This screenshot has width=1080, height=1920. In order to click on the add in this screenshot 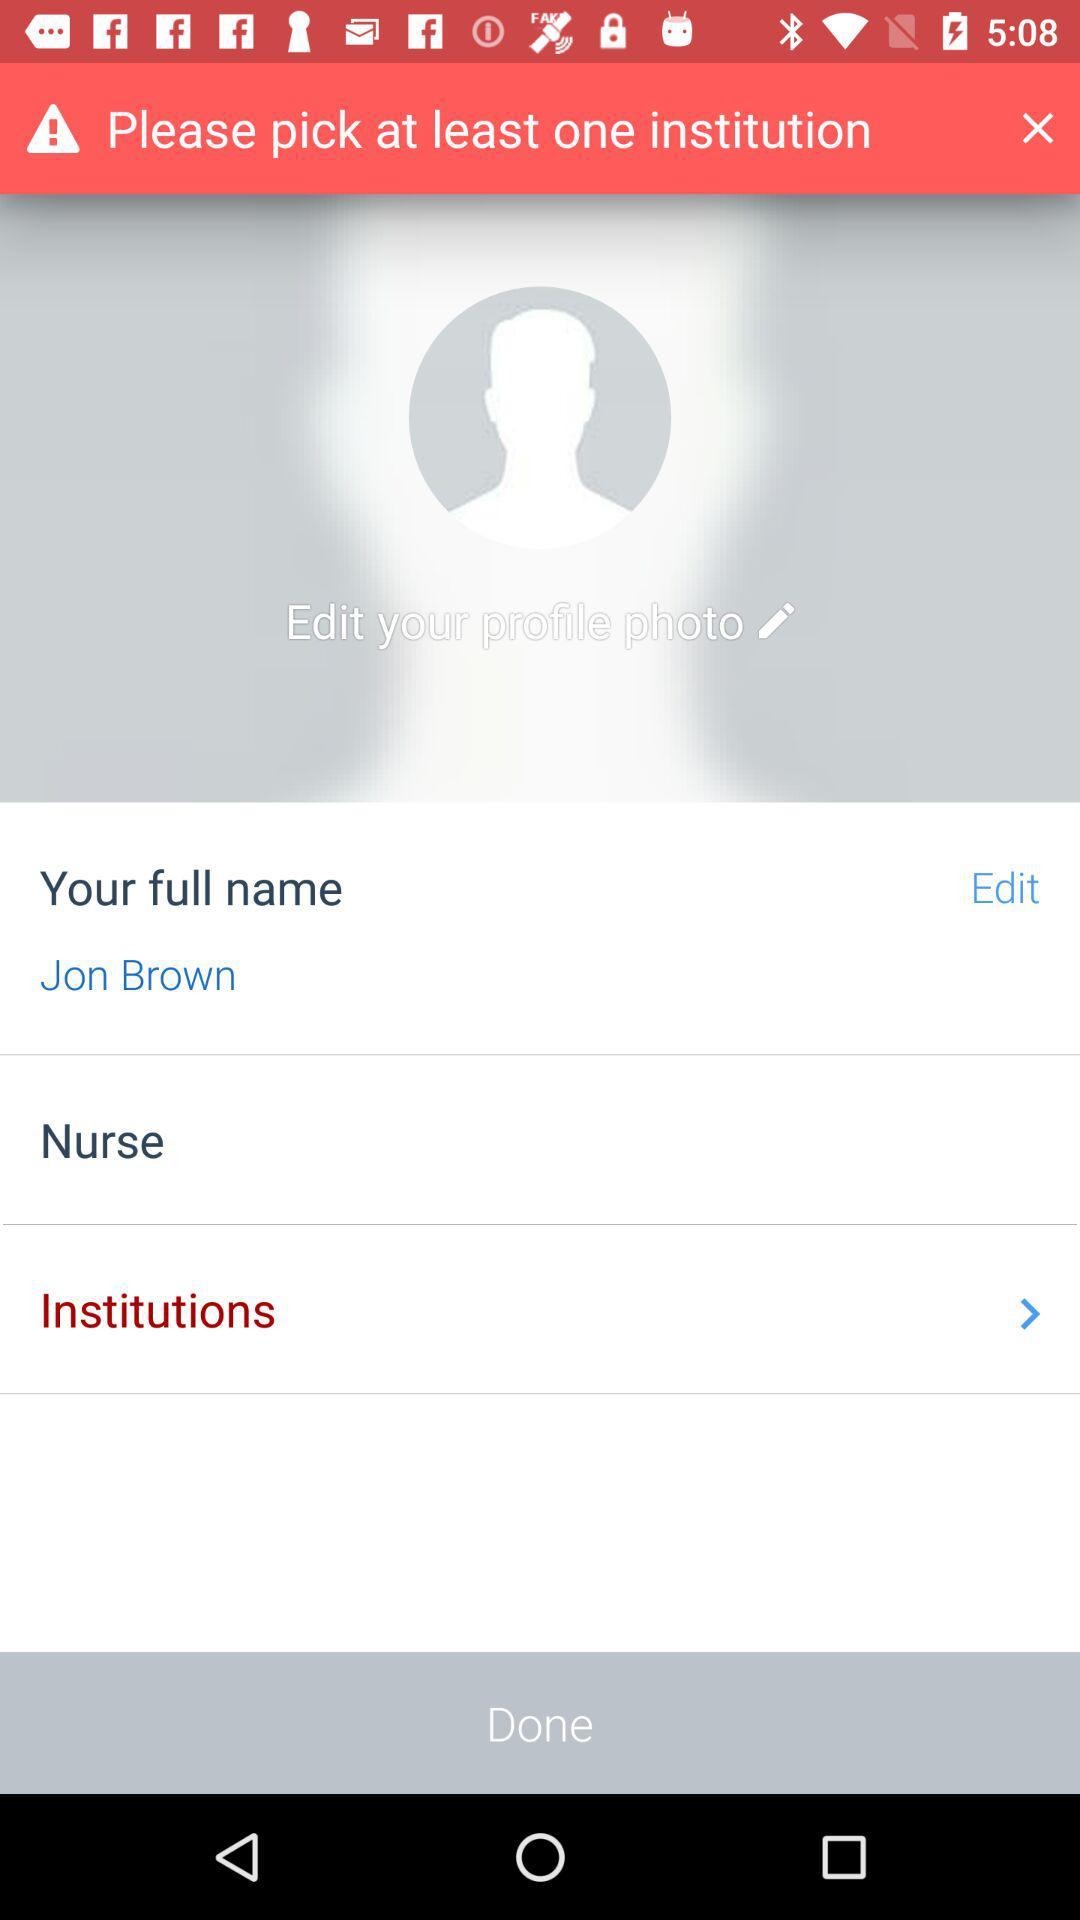, I will do `click(1052, 127)`.